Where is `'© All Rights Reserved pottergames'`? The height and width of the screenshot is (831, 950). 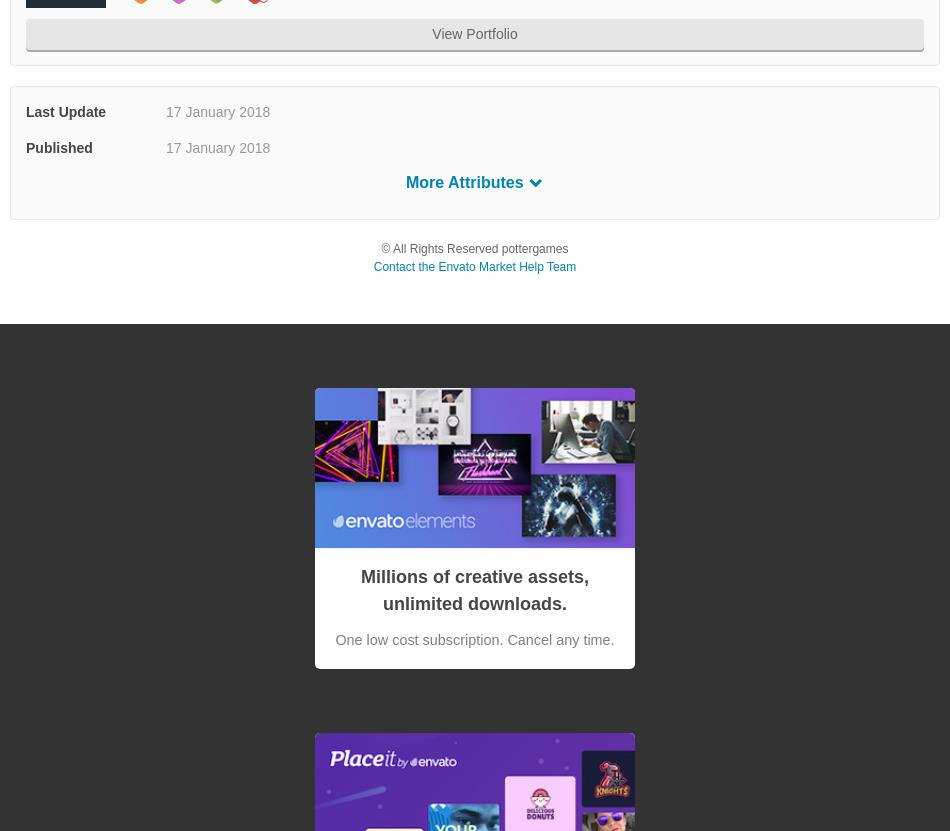
'© All Rights Reserved pottergames' is located at coordinates (380, 247).